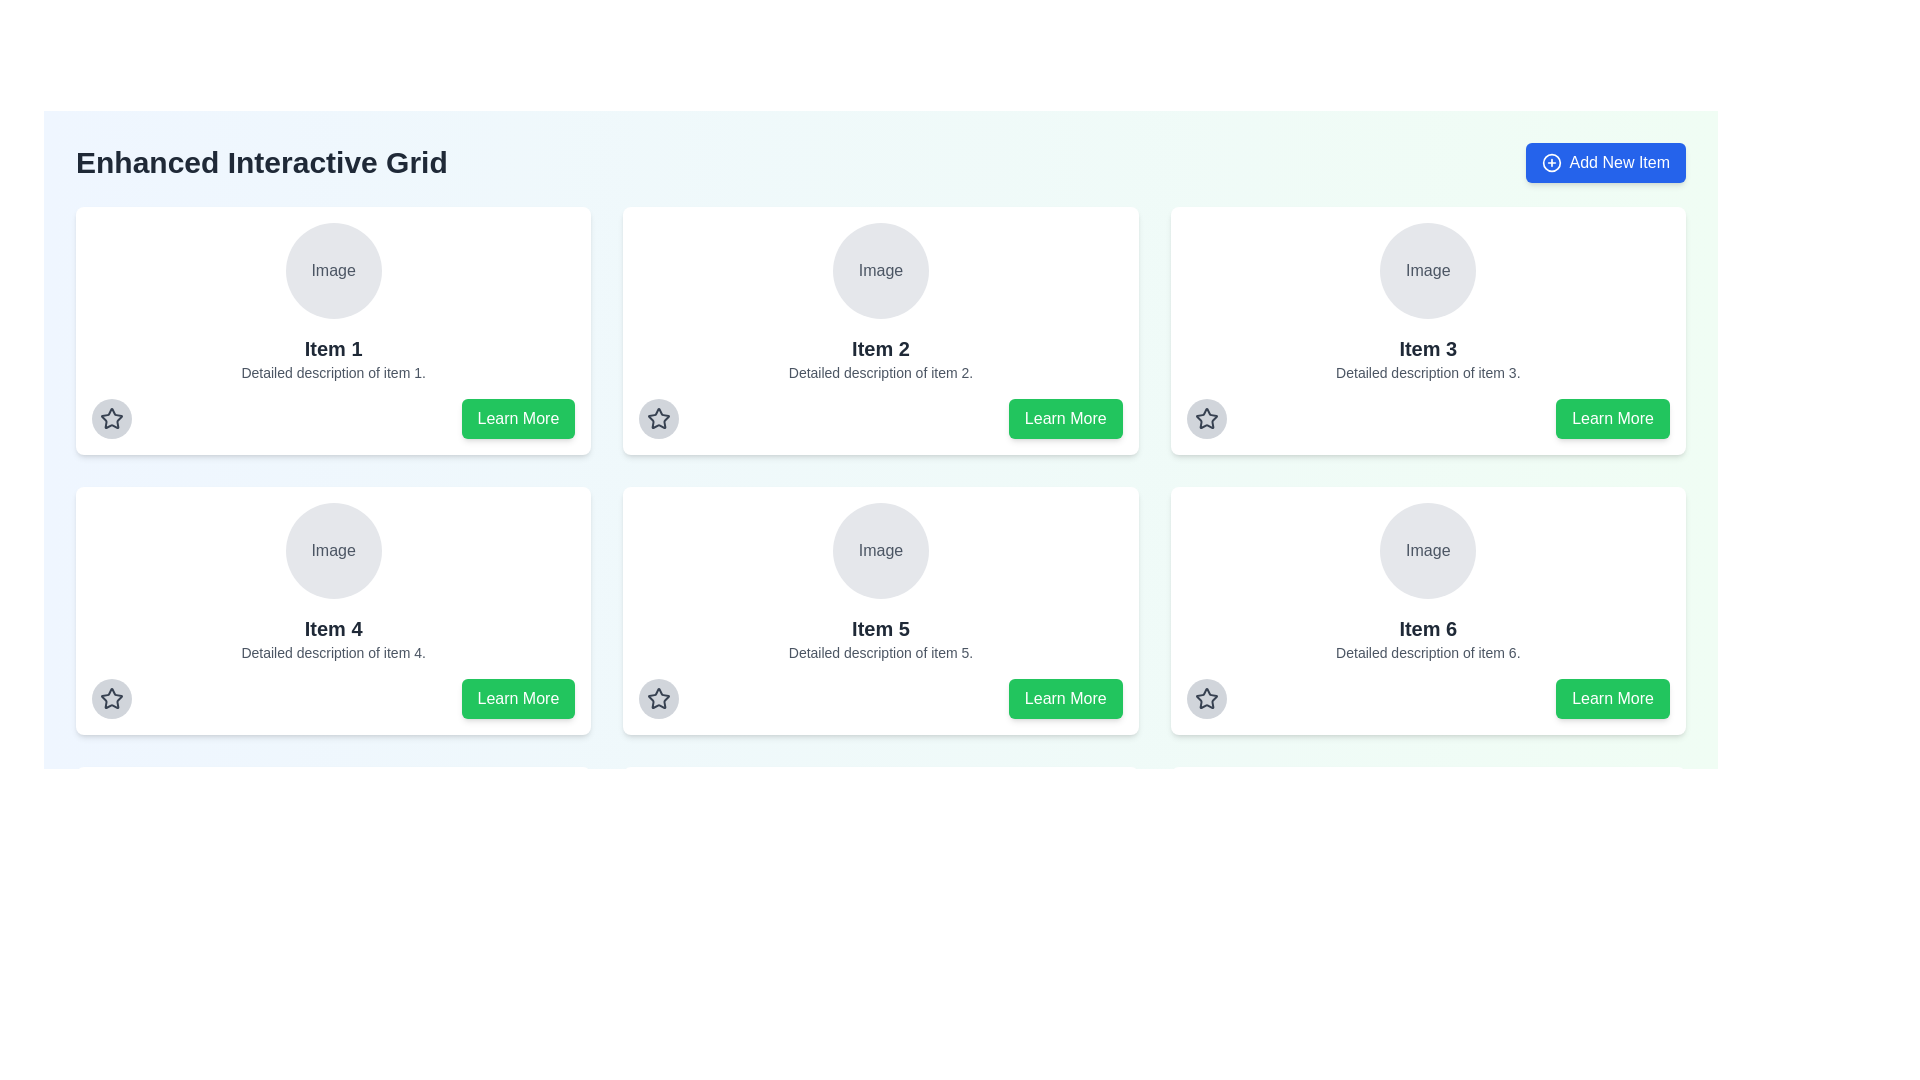  What do you see at coordinates (1427, 270) in the screenshot?
I see `the text label displaying 'Image' in gray color, which is centered within a circular gray background on the white card layout labeled 'Item 3' in the 'Enhanced Interactive Grid' section` at bounding box center [1427, 270].